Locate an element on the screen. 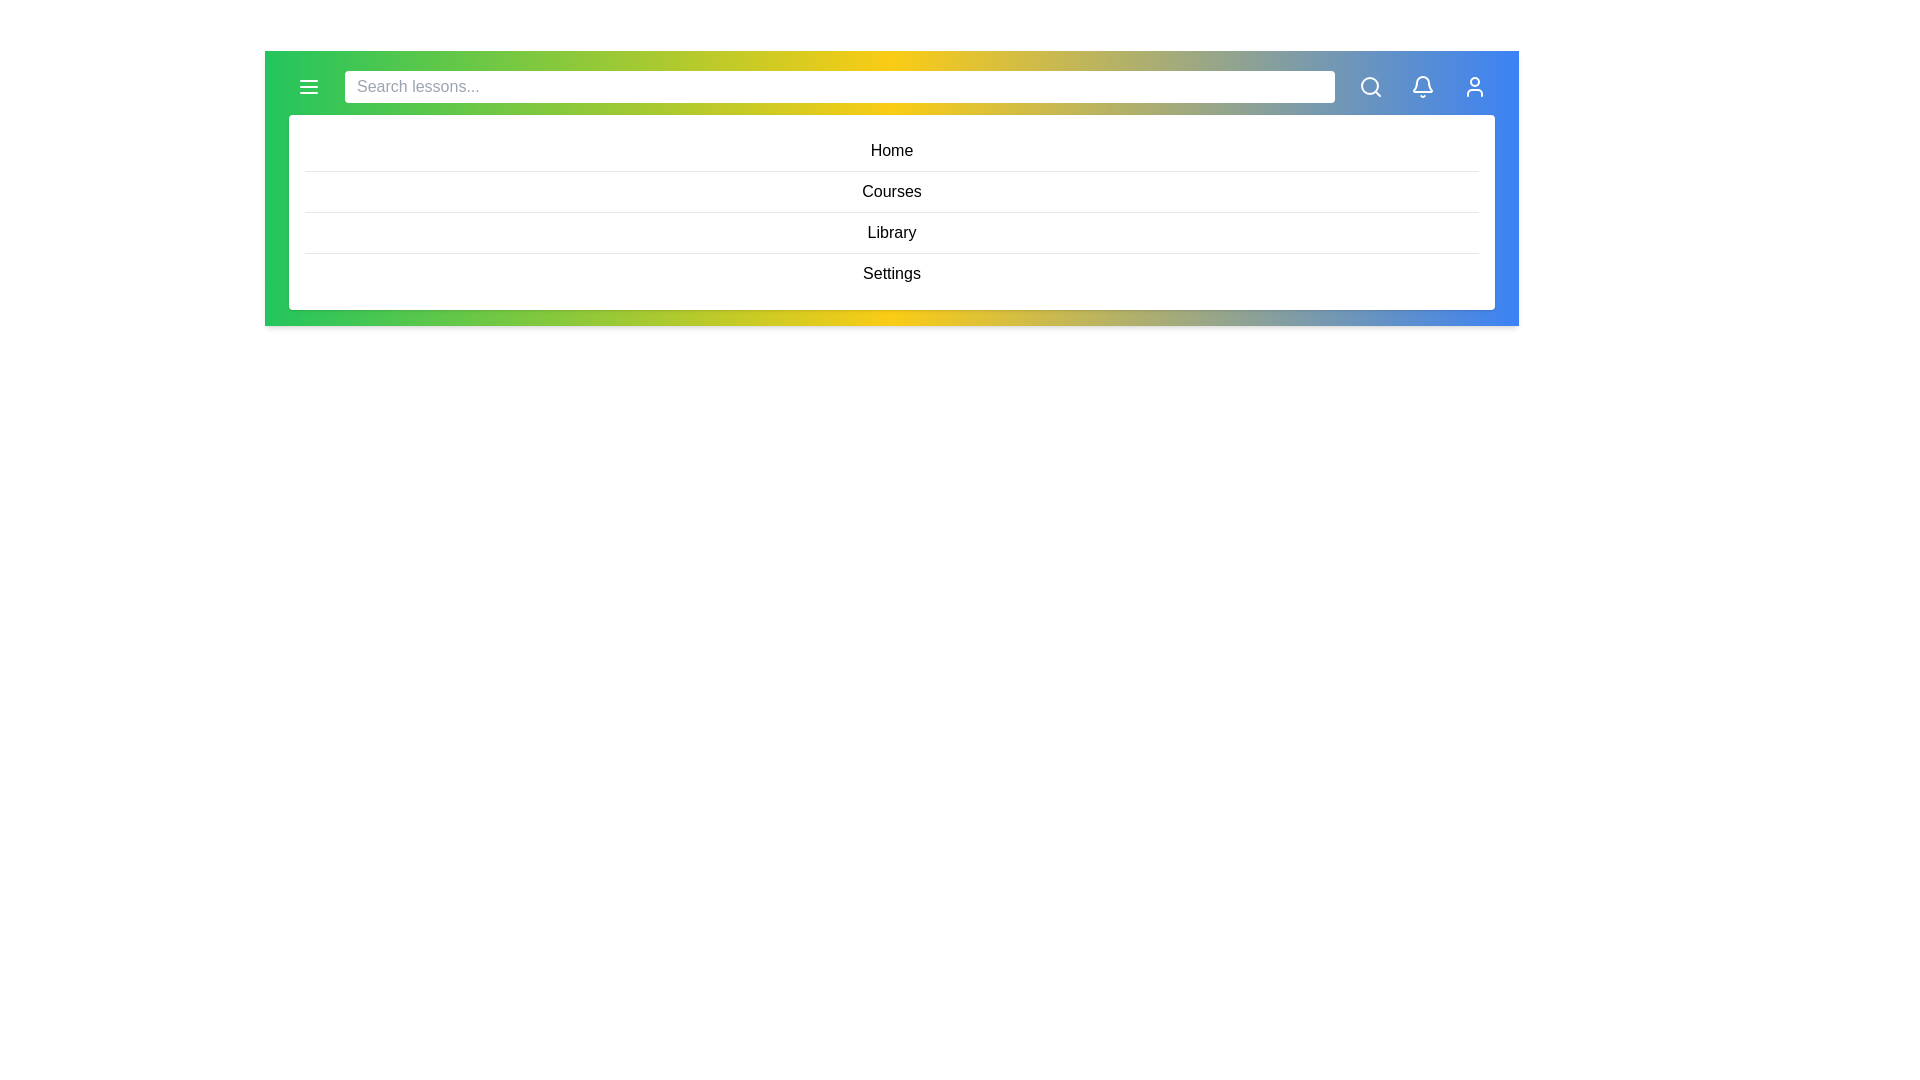 The image size is (1920, 1080). the menu item Courses from the displayed menu is located at coordinates (891, 192).